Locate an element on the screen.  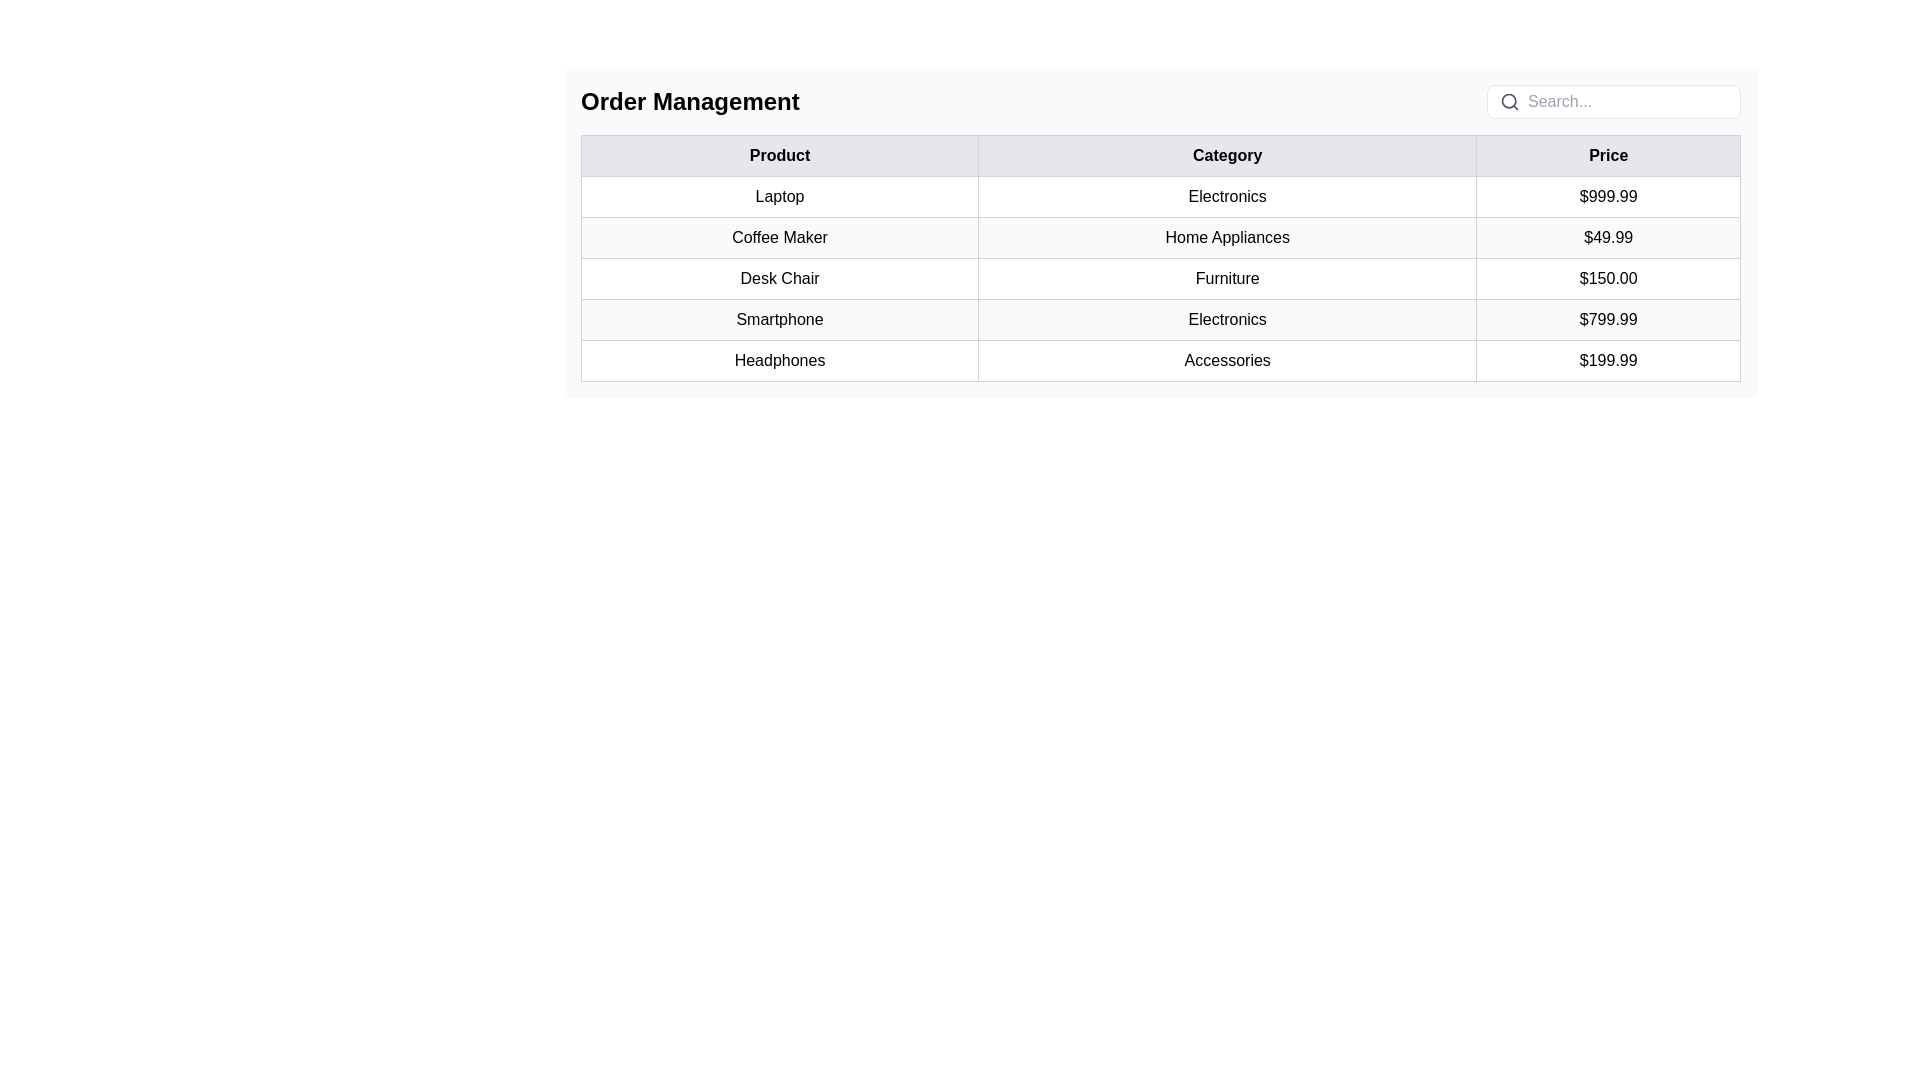
the text label displaying the price '$150.00' for the 'Desk Chair' in the 'Price' column of the data table is located at coordinates (1608, 278).